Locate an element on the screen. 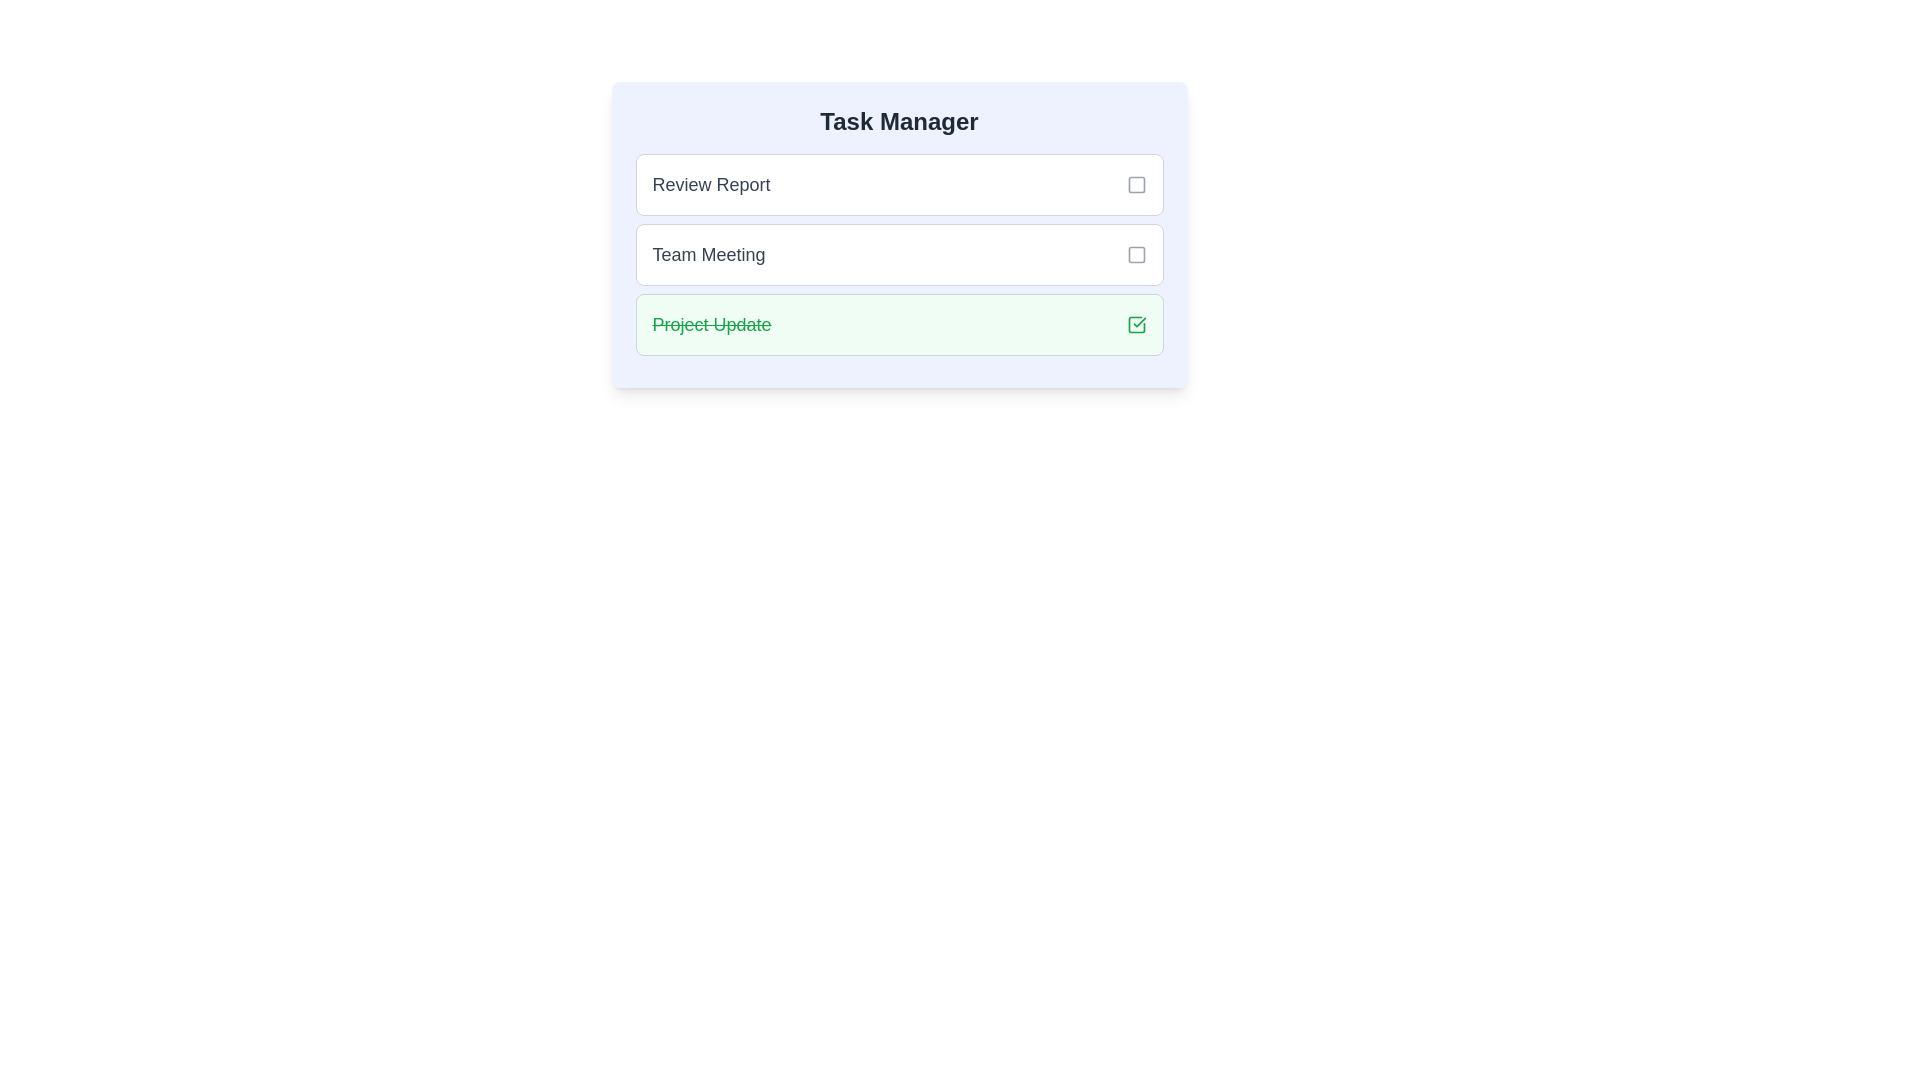 This screenshot has height=1080, width=1920. the green square-like frame graphical component, which is part of the SVG icon indicating a completed task, located at the far-right of the third row in the 'Task Manager' interface is located at coordinates (1136, 323).